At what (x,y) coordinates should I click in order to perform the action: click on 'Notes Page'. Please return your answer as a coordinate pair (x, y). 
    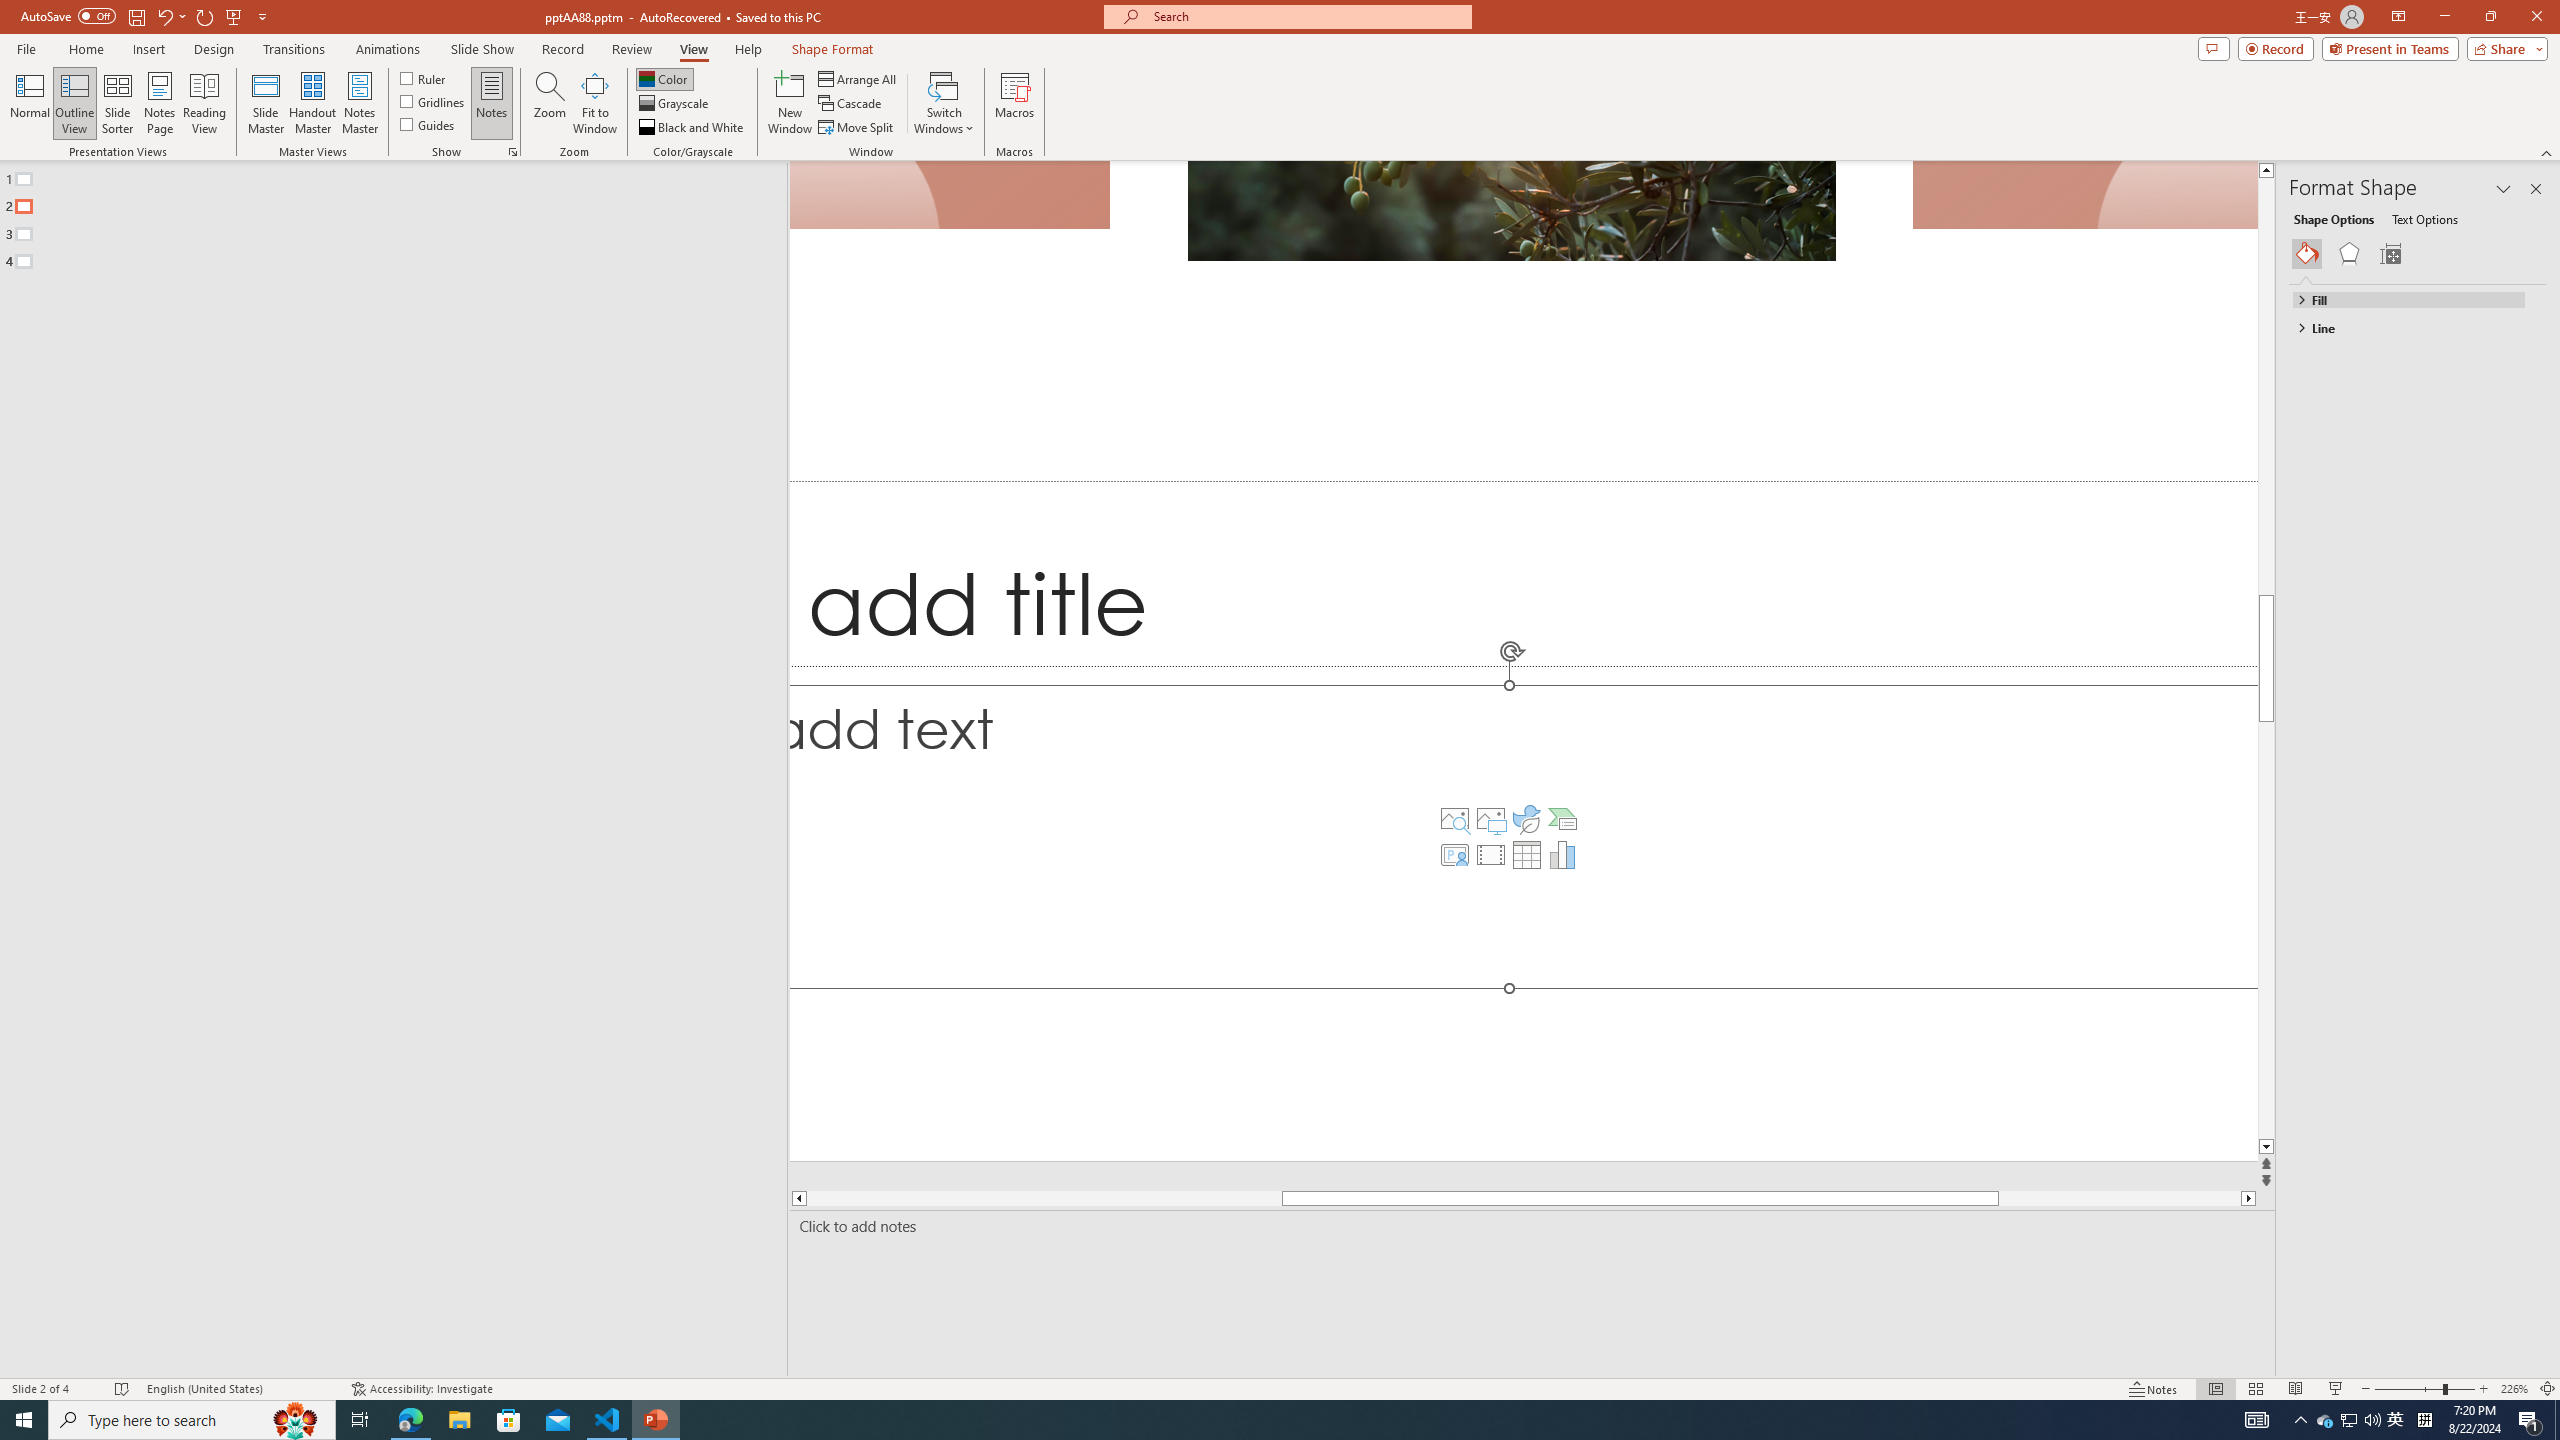
    Looking at the image, I should click on (159, 103).